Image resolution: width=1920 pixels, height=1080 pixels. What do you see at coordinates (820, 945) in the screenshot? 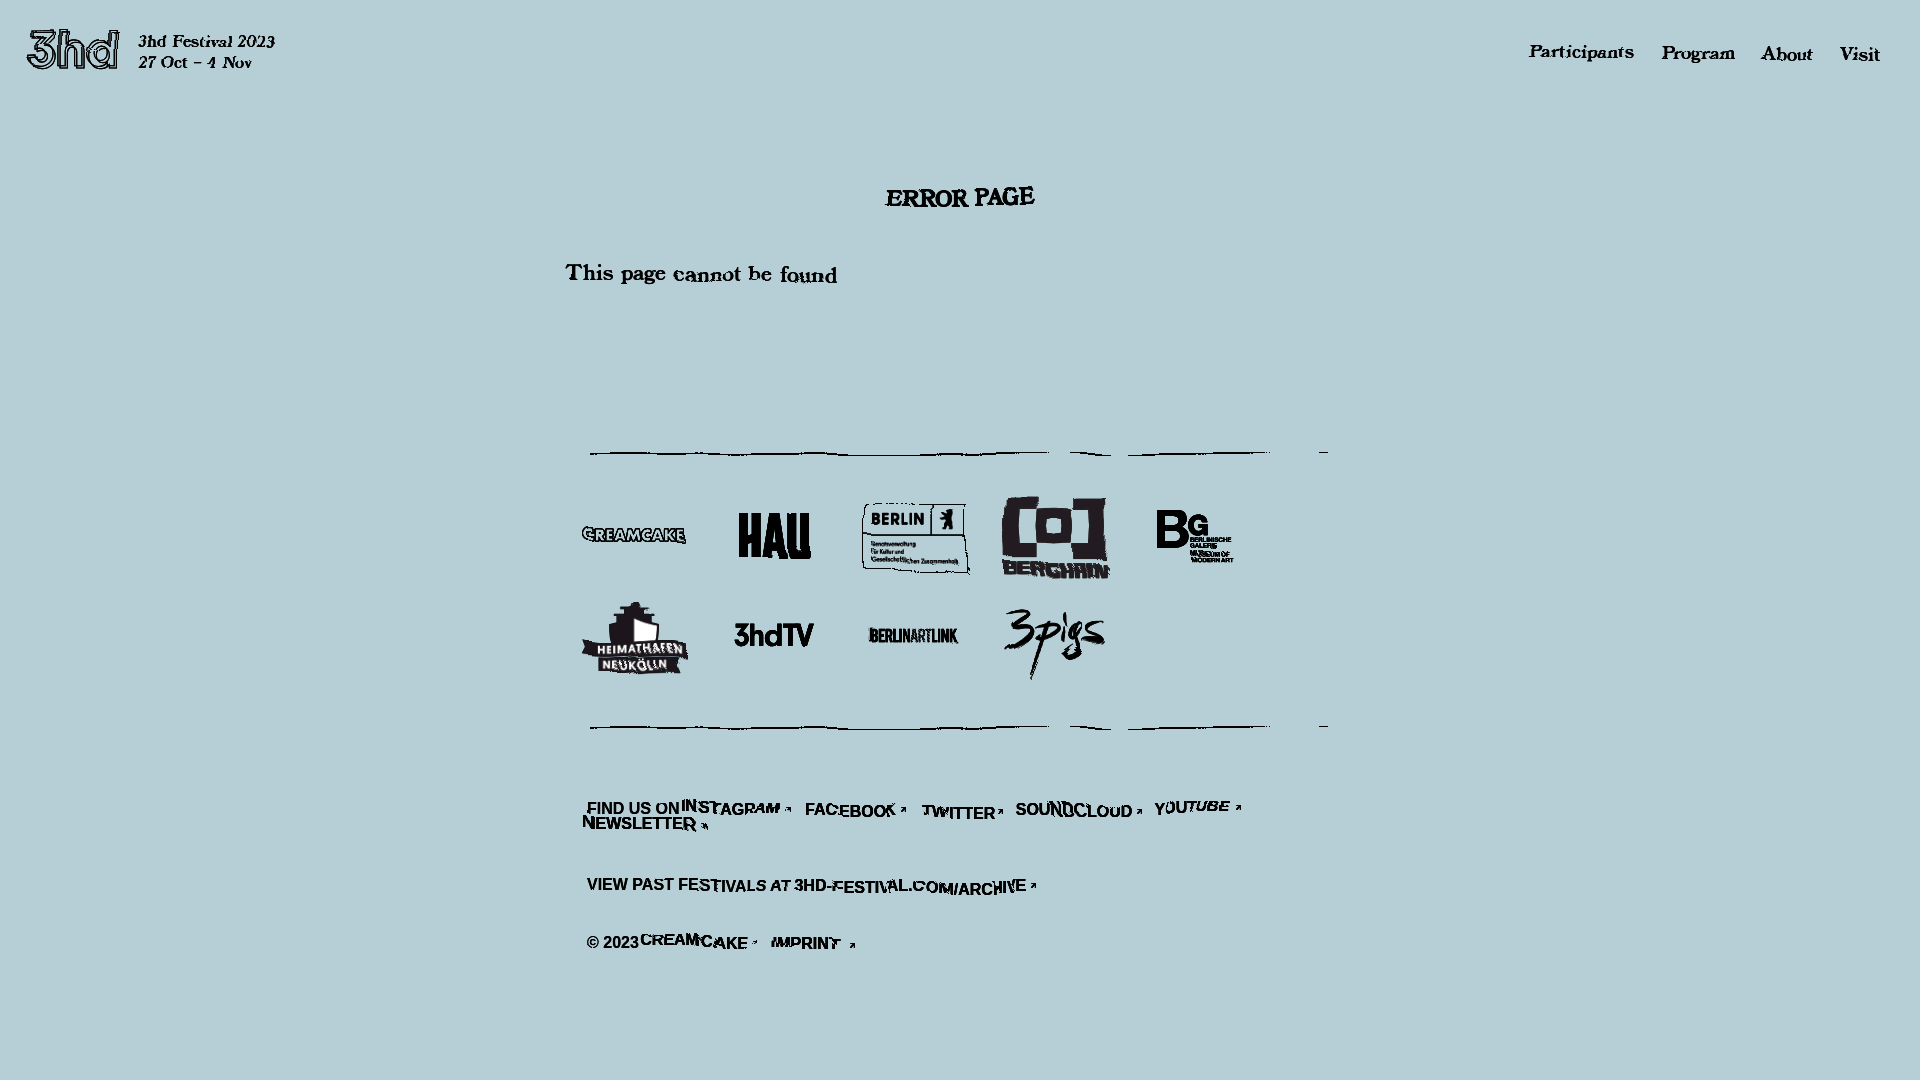
I see `'IMPRINT '` at bounding box center [820, 945].